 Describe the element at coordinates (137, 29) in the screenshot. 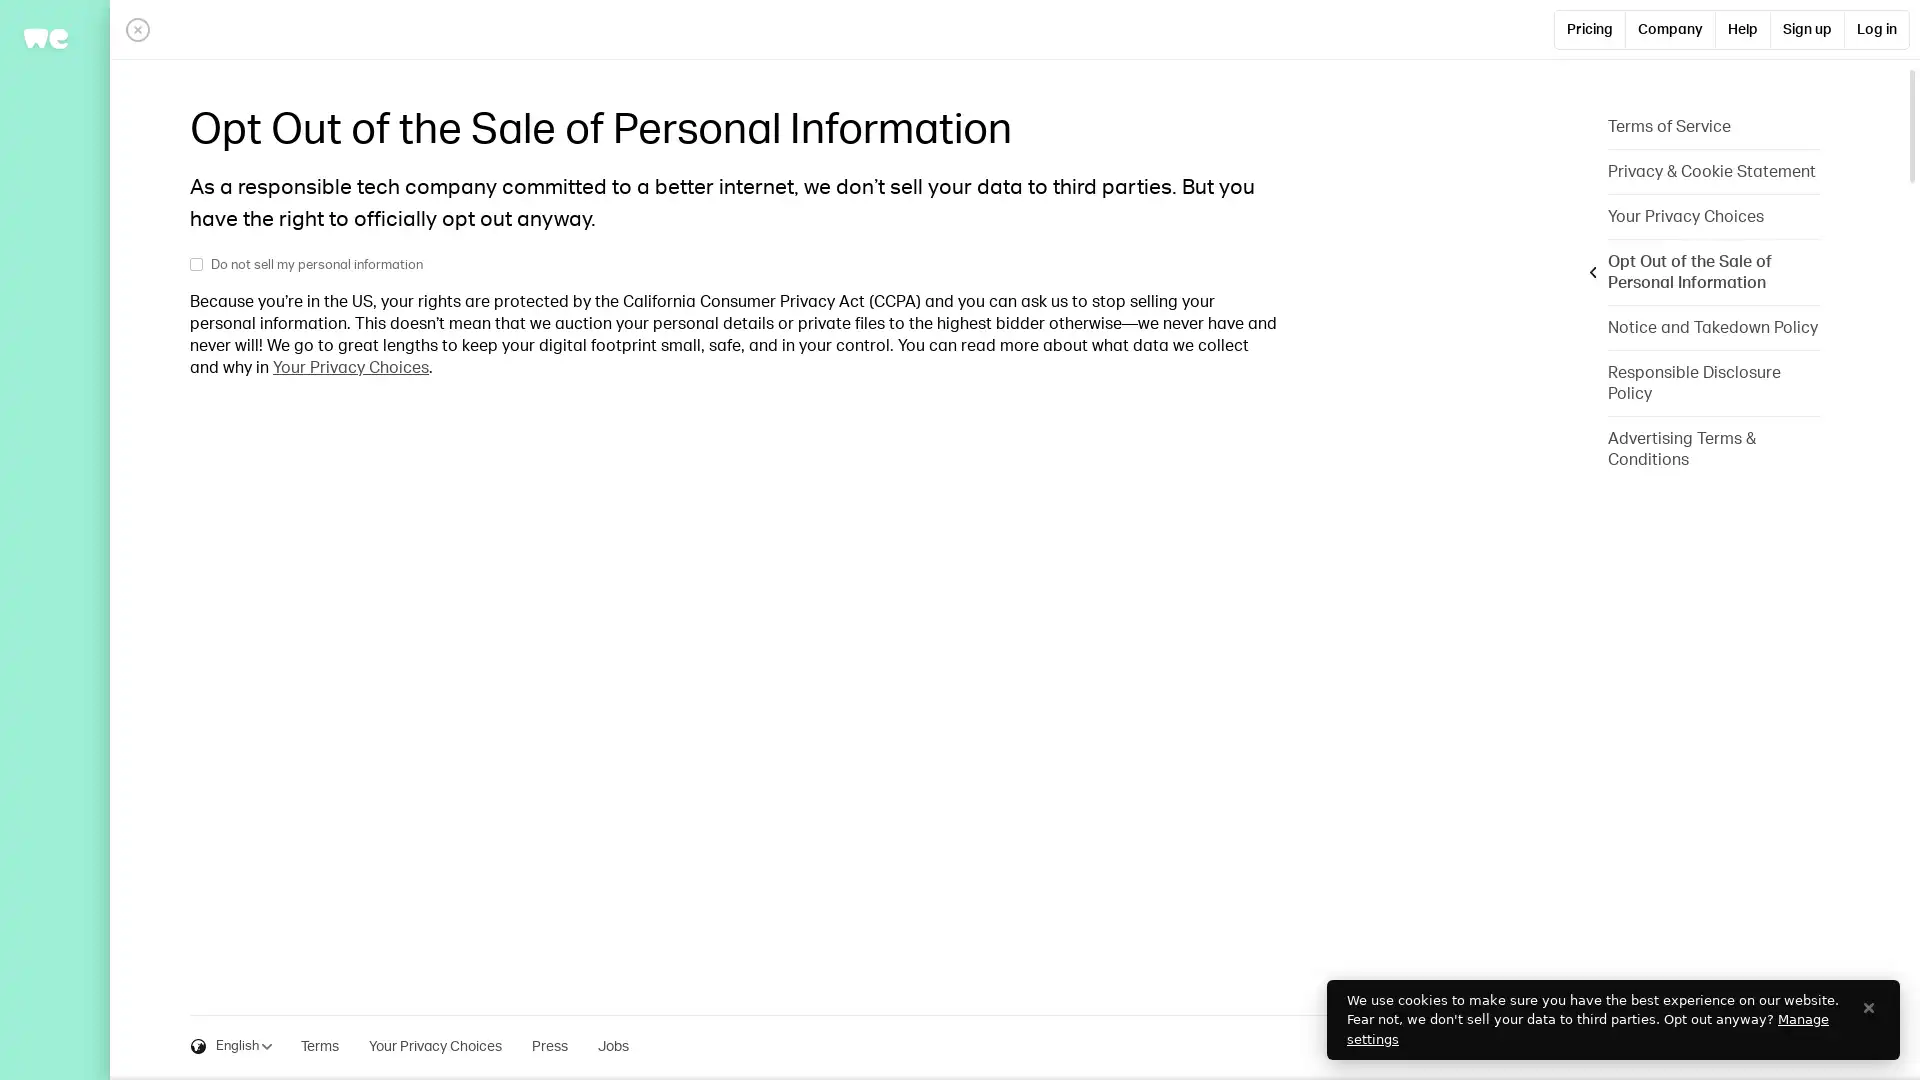

I see `Close panel` at that location.